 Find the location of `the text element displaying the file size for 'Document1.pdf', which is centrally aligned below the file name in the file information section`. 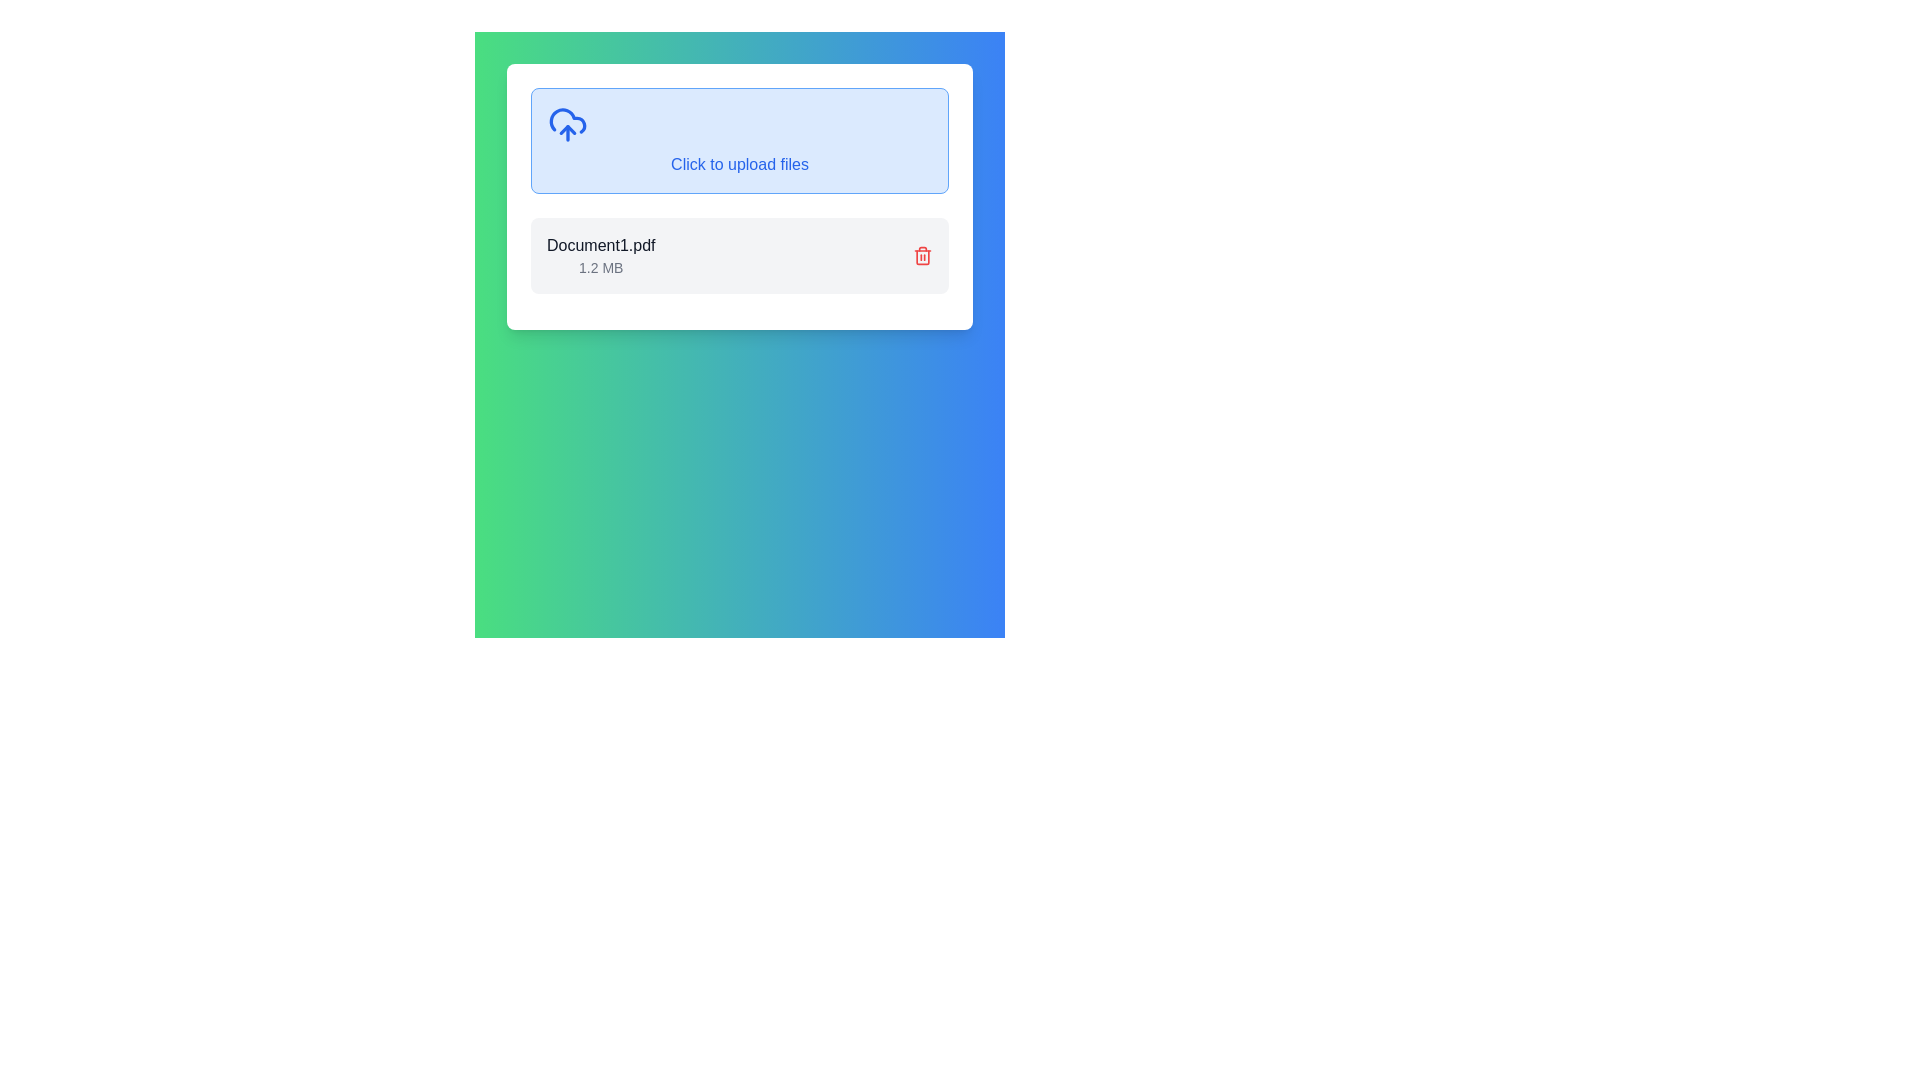

the text element displaying the file size for 'Document1.pdf', which is centrally aligned below the file name in the file information section is located at coordinates (600, 266).